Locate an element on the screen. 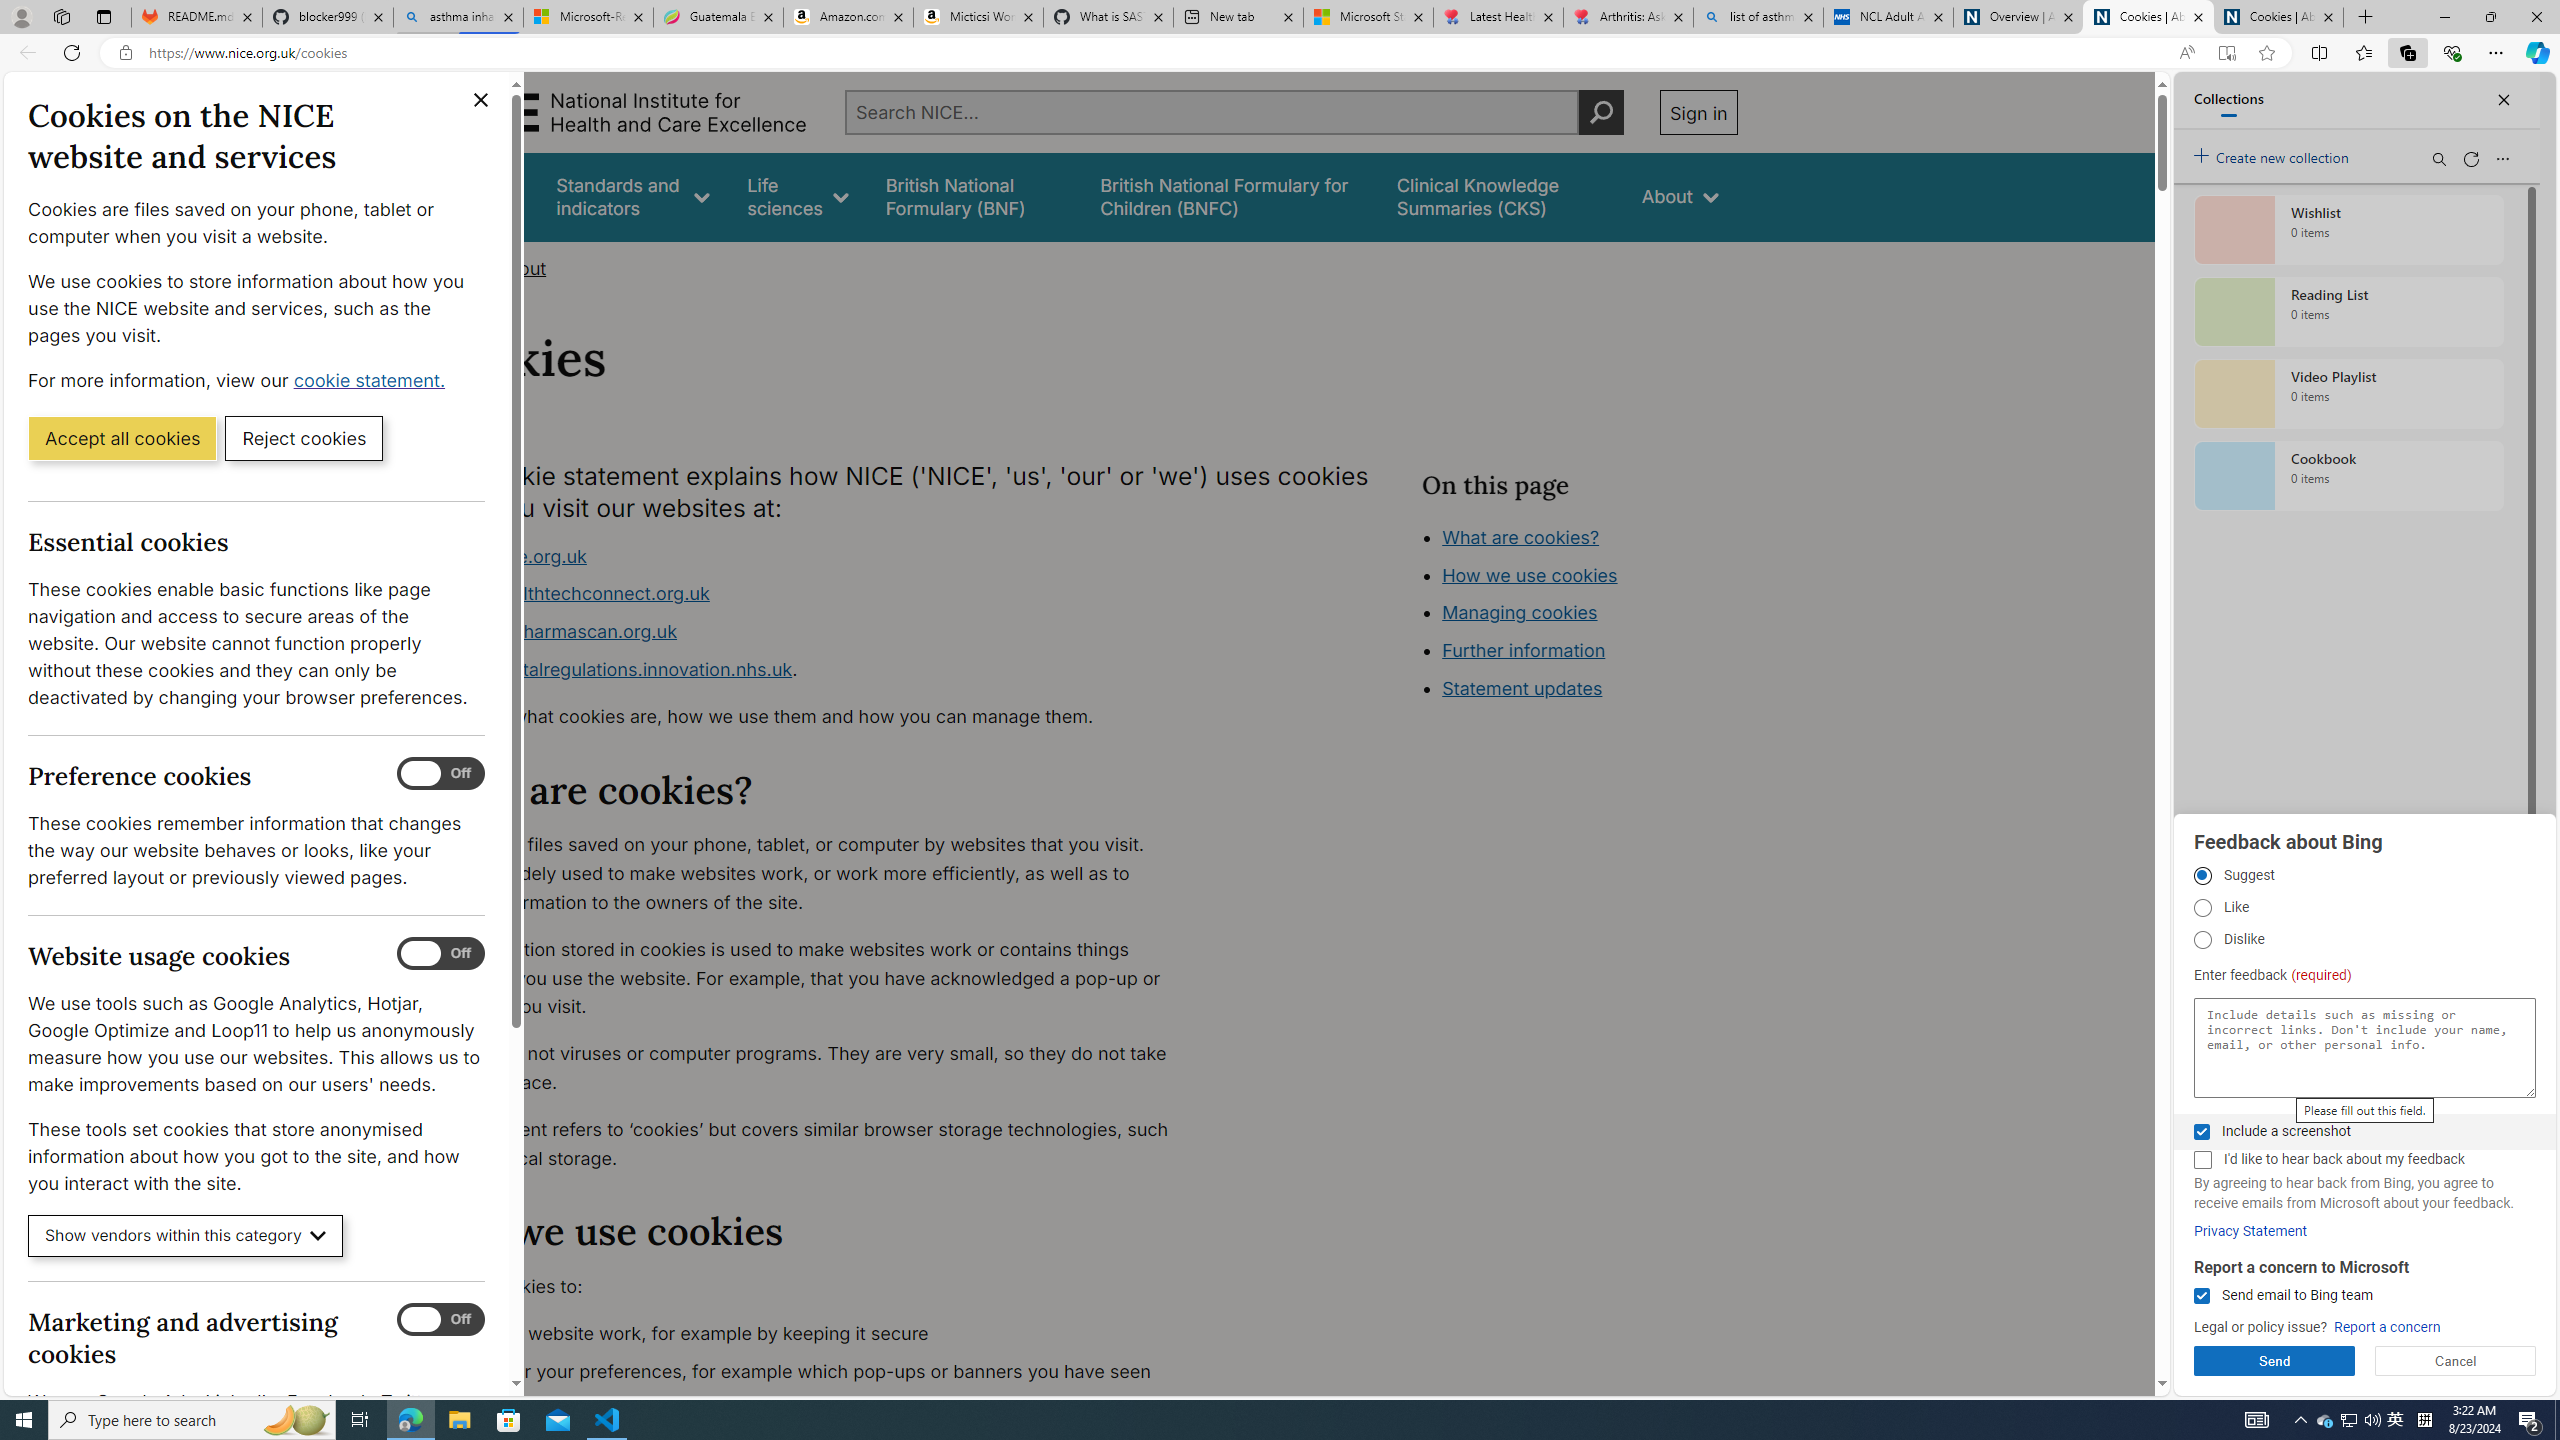 This screenshot has height=1440, width=2560. 'Accept all cookies' is located at coordinates (122, 436).